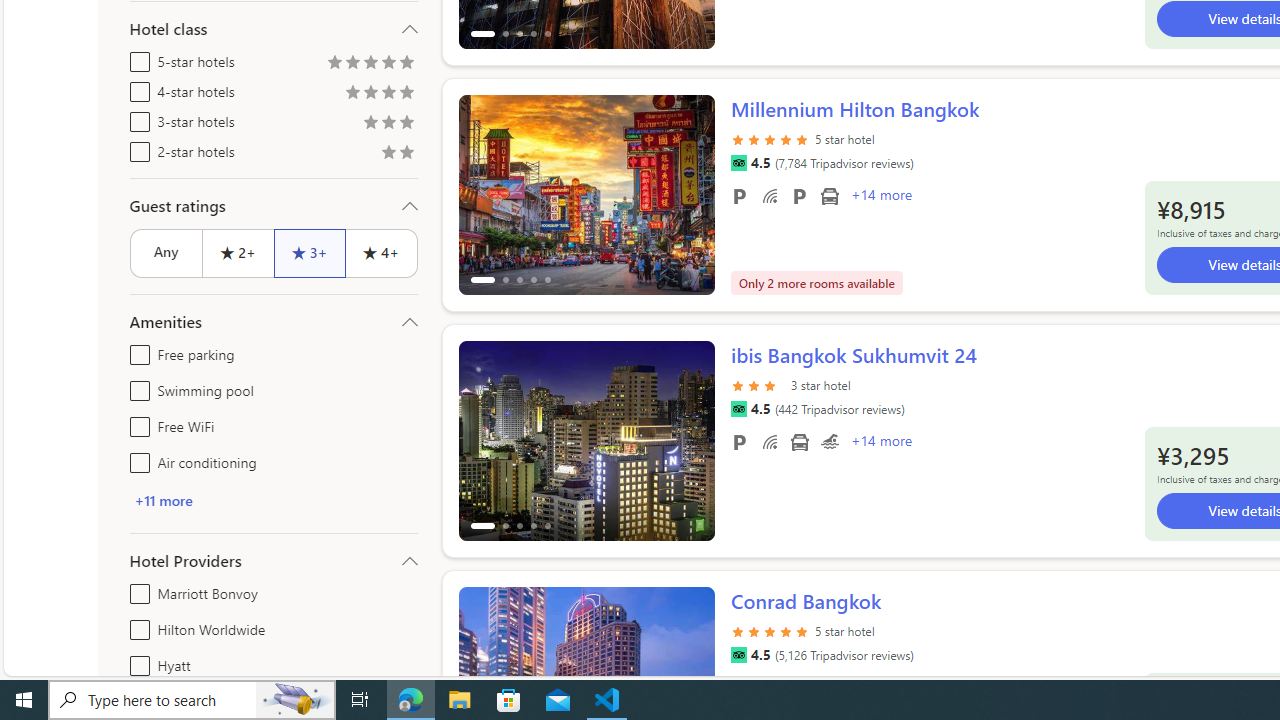 The image size is (1280, 720). I want to click on 'Any', so click(165, 252).